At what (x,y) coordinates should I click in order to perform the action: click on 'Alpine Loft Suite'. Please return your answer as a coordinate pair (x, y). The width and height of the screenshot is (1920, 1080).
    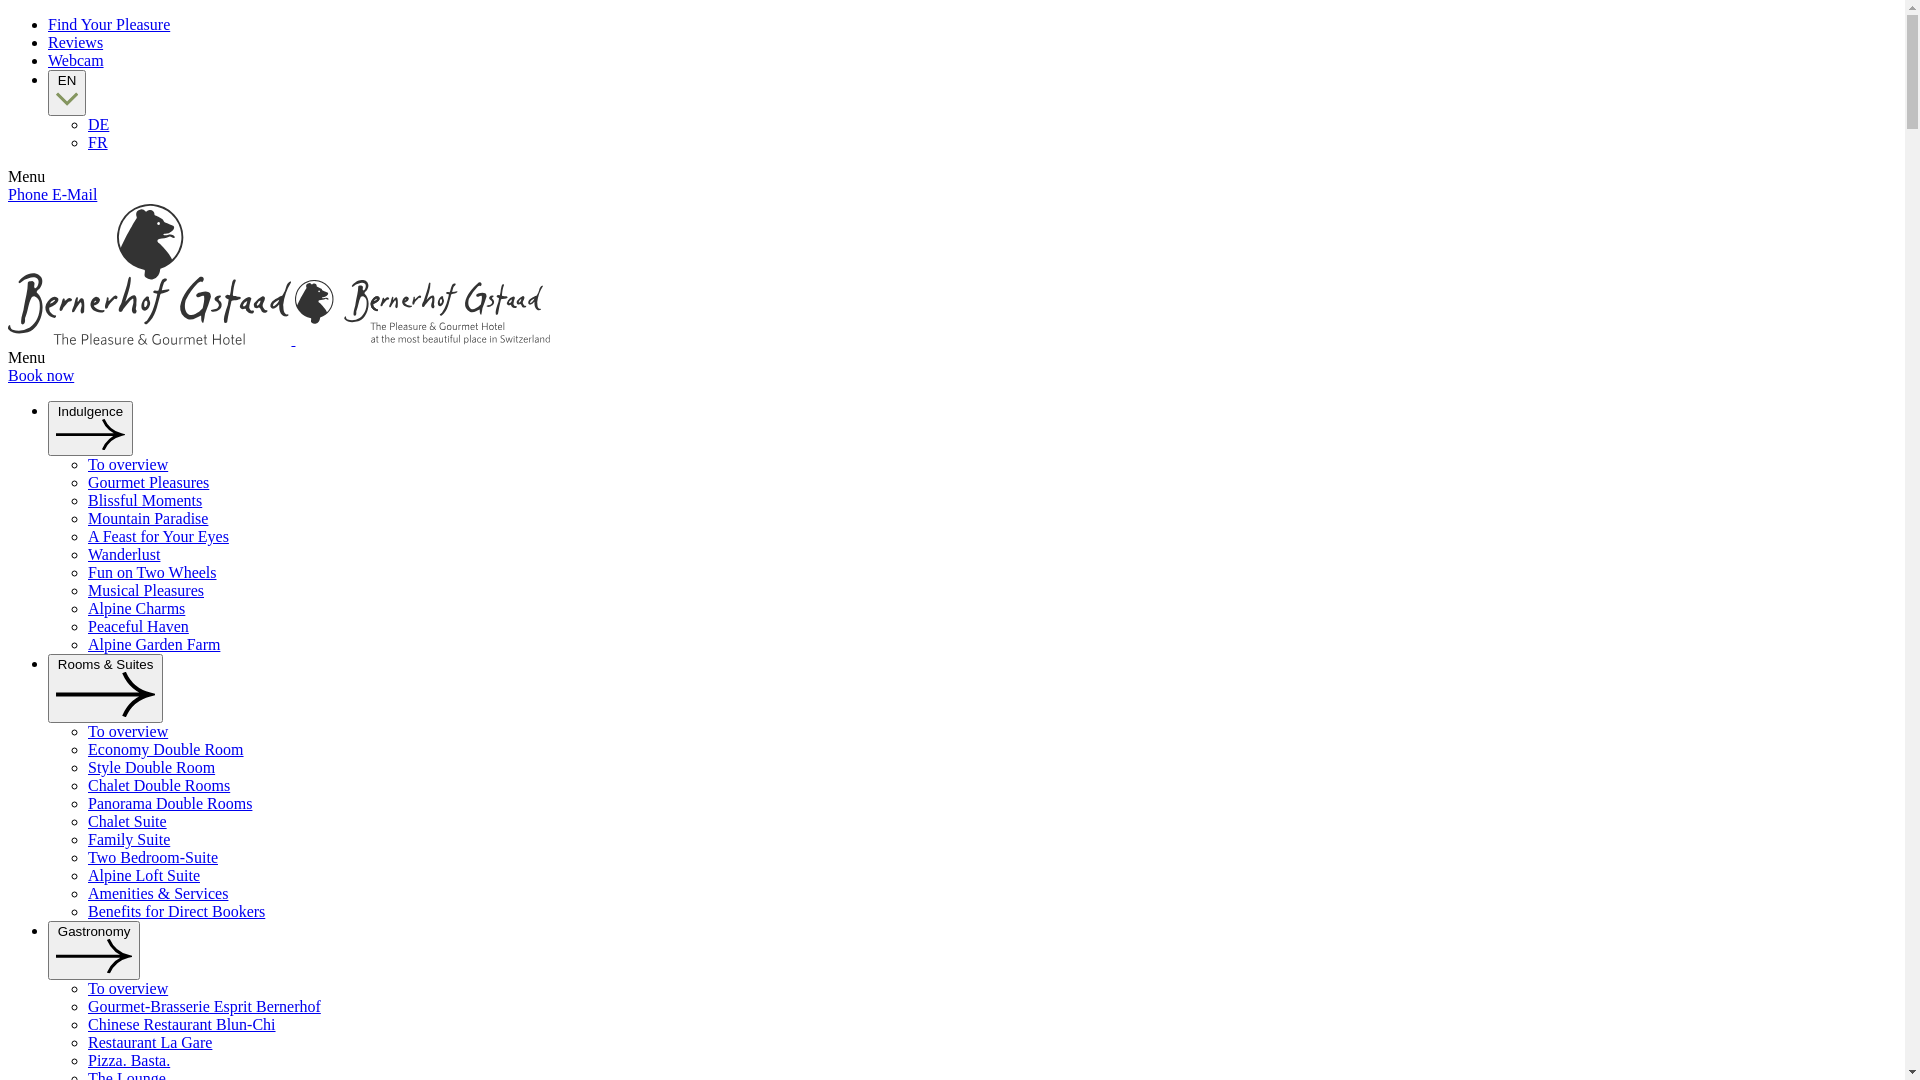
    Looking at the image, I should click on (143, 874).